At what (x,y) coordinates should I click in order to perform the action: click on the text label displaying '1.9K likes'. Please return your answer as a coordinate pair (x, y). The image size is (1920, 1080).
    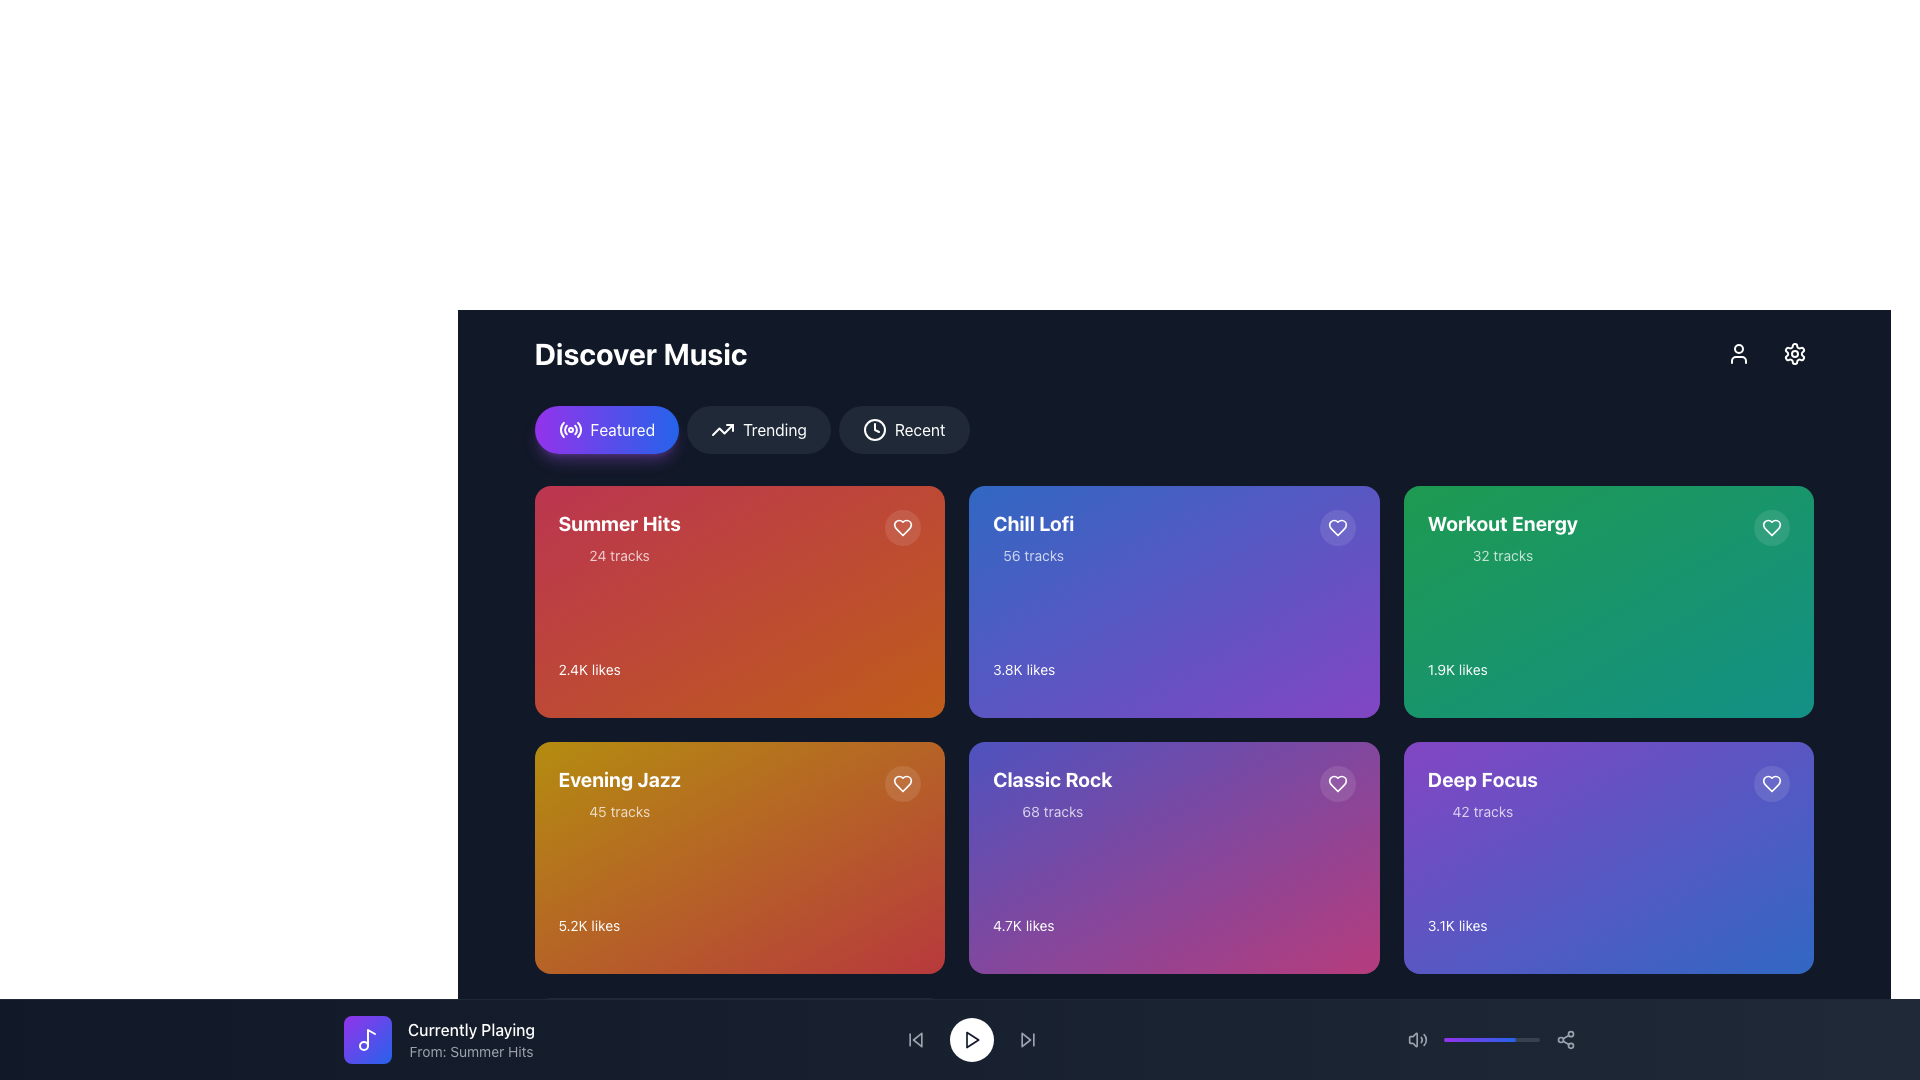
    Looking at the image, I should click on (1457, 670).